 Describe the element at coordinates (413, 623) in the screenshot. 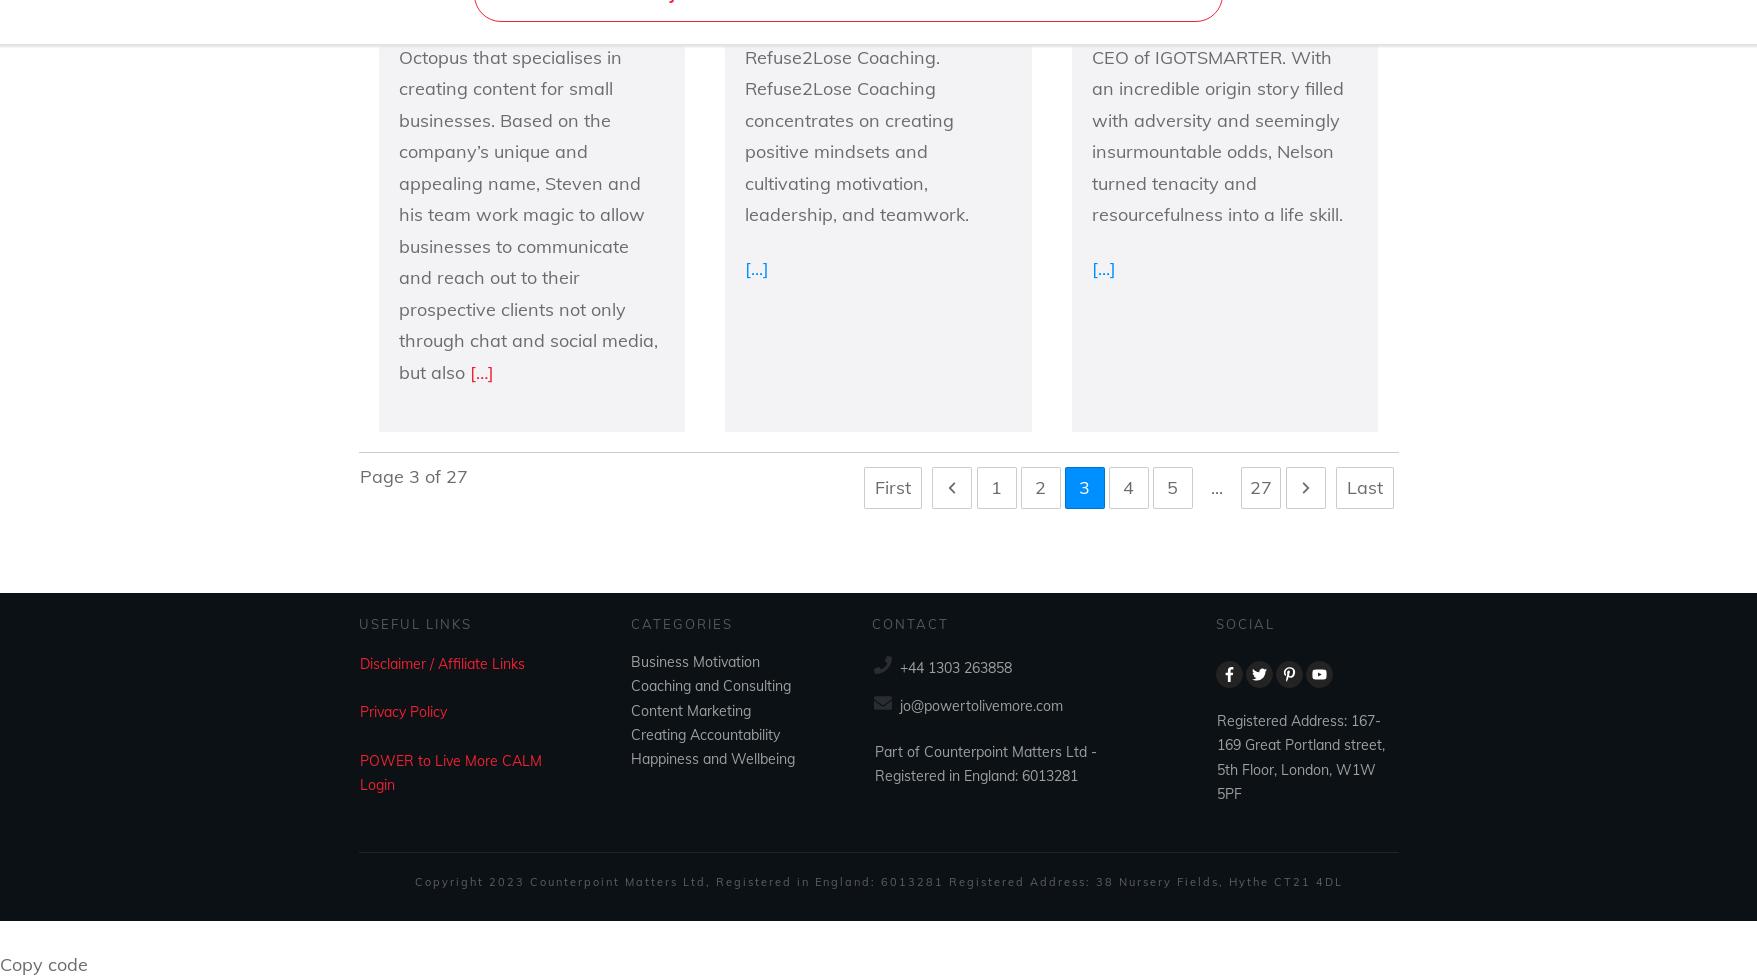

I see `'Useful links'` at that location.